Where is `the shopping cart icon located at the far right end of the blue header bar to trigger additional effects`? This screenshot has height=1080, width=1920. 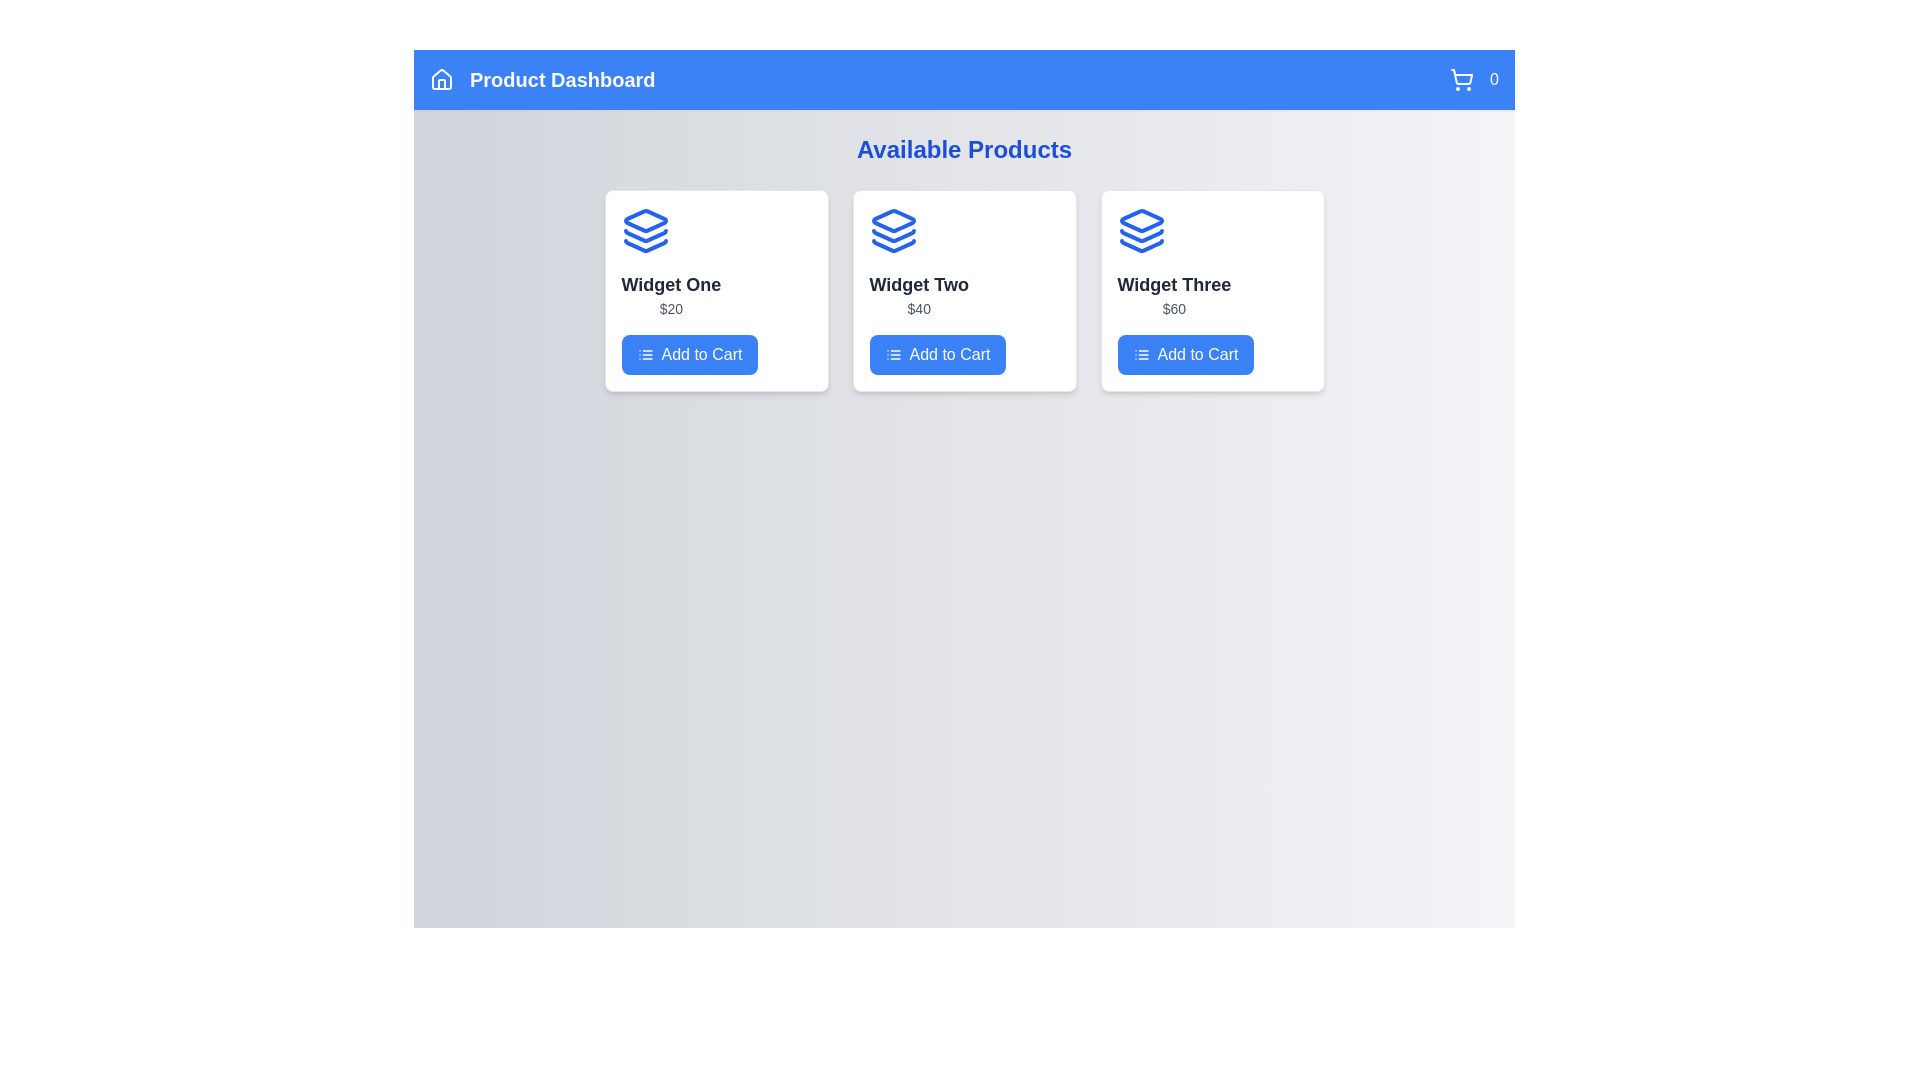
the shopping cart icon located at the far right end of the blue header bar to trigger additional effects is located at coordinates (1462, 79).